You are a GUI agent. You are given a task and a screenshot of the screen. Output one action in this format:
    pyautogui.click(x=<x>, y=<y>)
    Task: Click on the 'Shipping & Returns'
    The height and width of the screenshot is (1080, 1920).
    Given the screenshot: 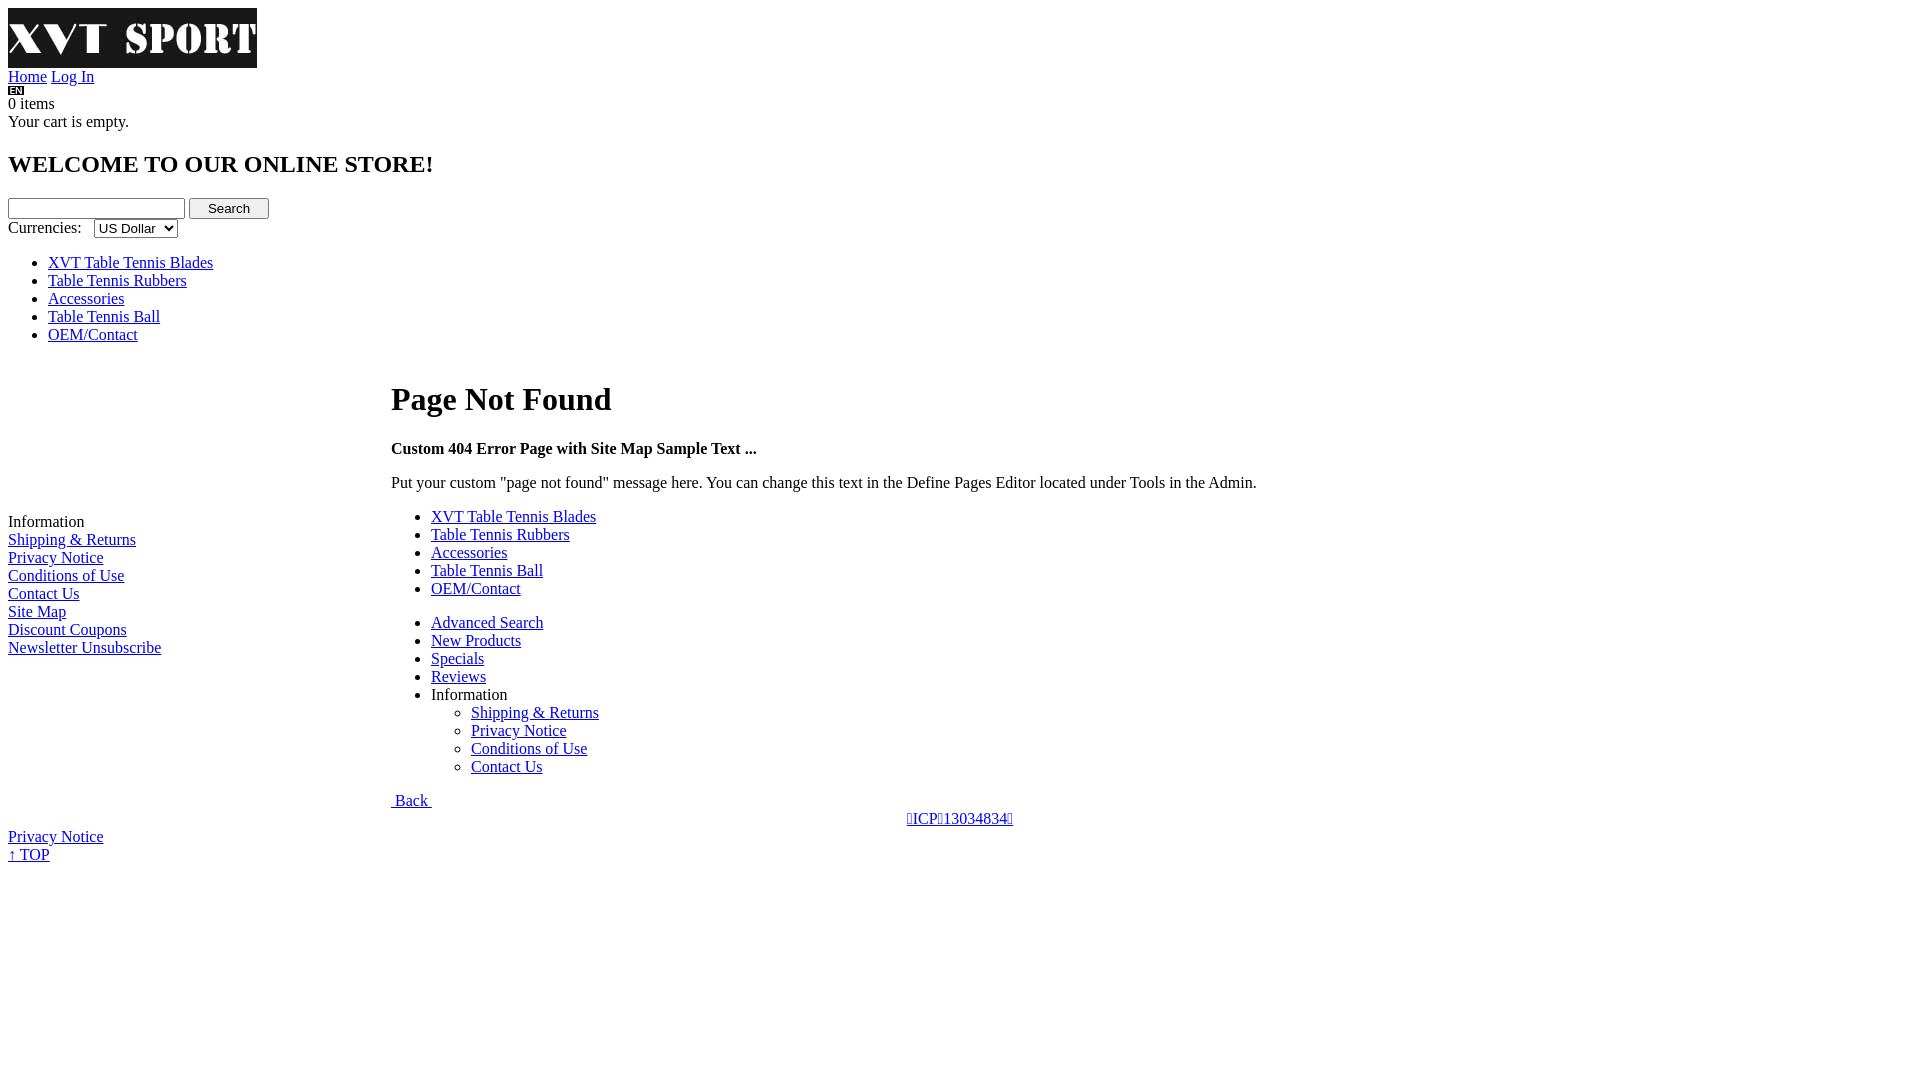 What is the action you would take?
    pyautogui.click(x=72, y=538)
    